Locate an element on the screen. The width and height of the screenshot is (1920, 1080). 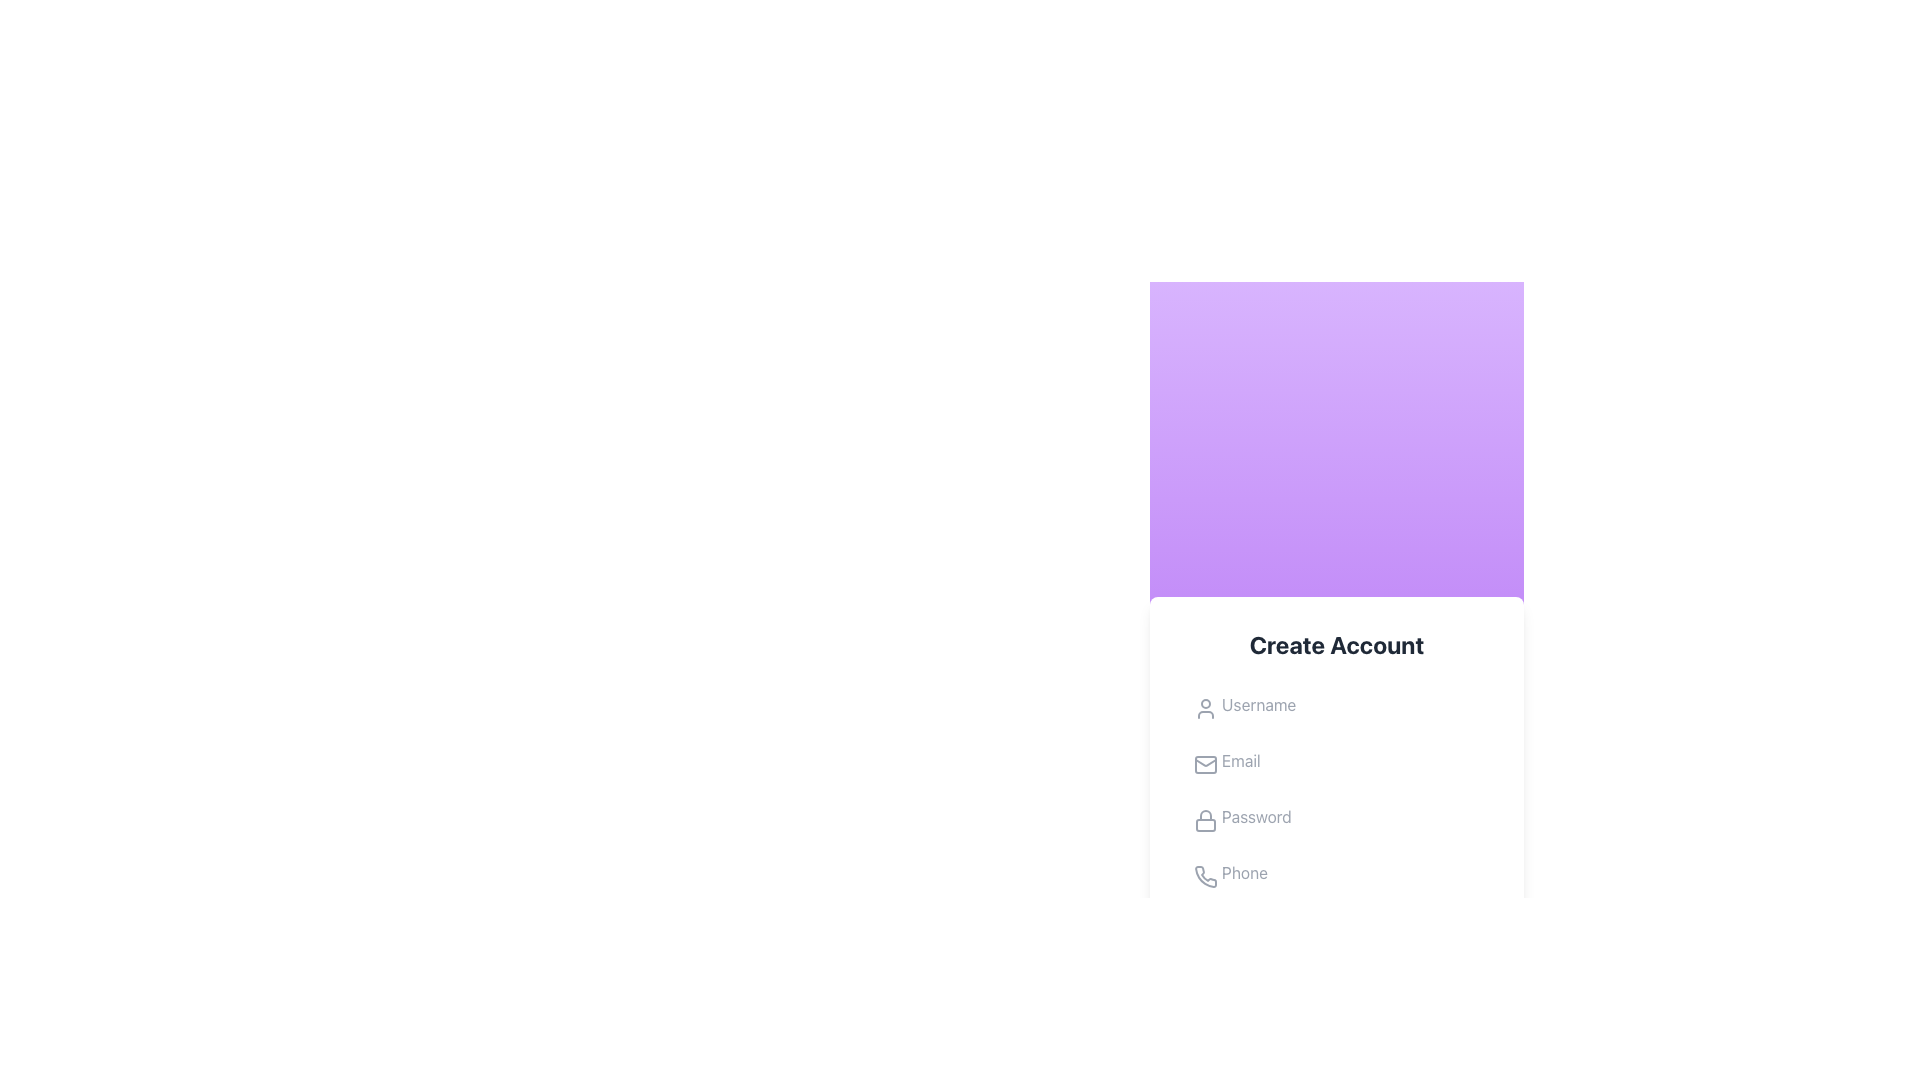
the password field icon, which is a visual representation indicating secure input, located to the left of the 'Password' text input field is located at coordinates (1204, 821).